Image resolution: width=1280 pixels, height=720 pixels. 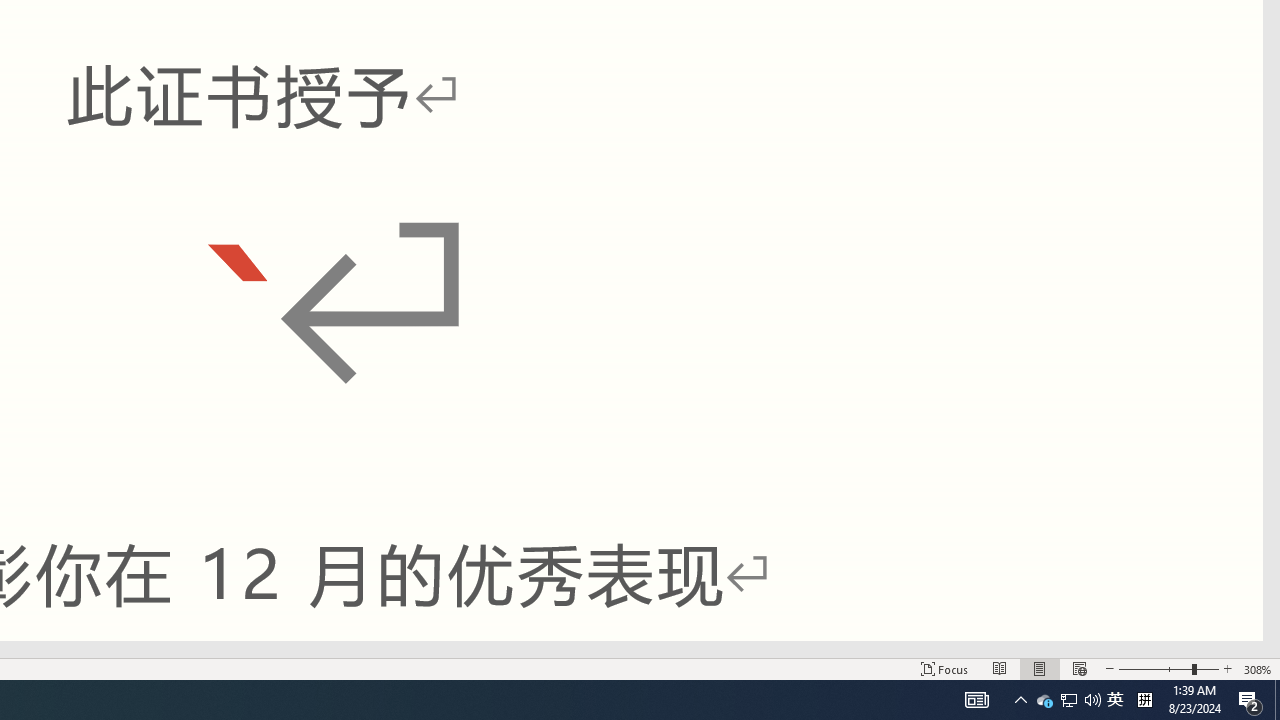 What do you see at coordinates (1276, 698) in the screenshot?
I see `'Show desktop'` at bounding box center [1276, 698].